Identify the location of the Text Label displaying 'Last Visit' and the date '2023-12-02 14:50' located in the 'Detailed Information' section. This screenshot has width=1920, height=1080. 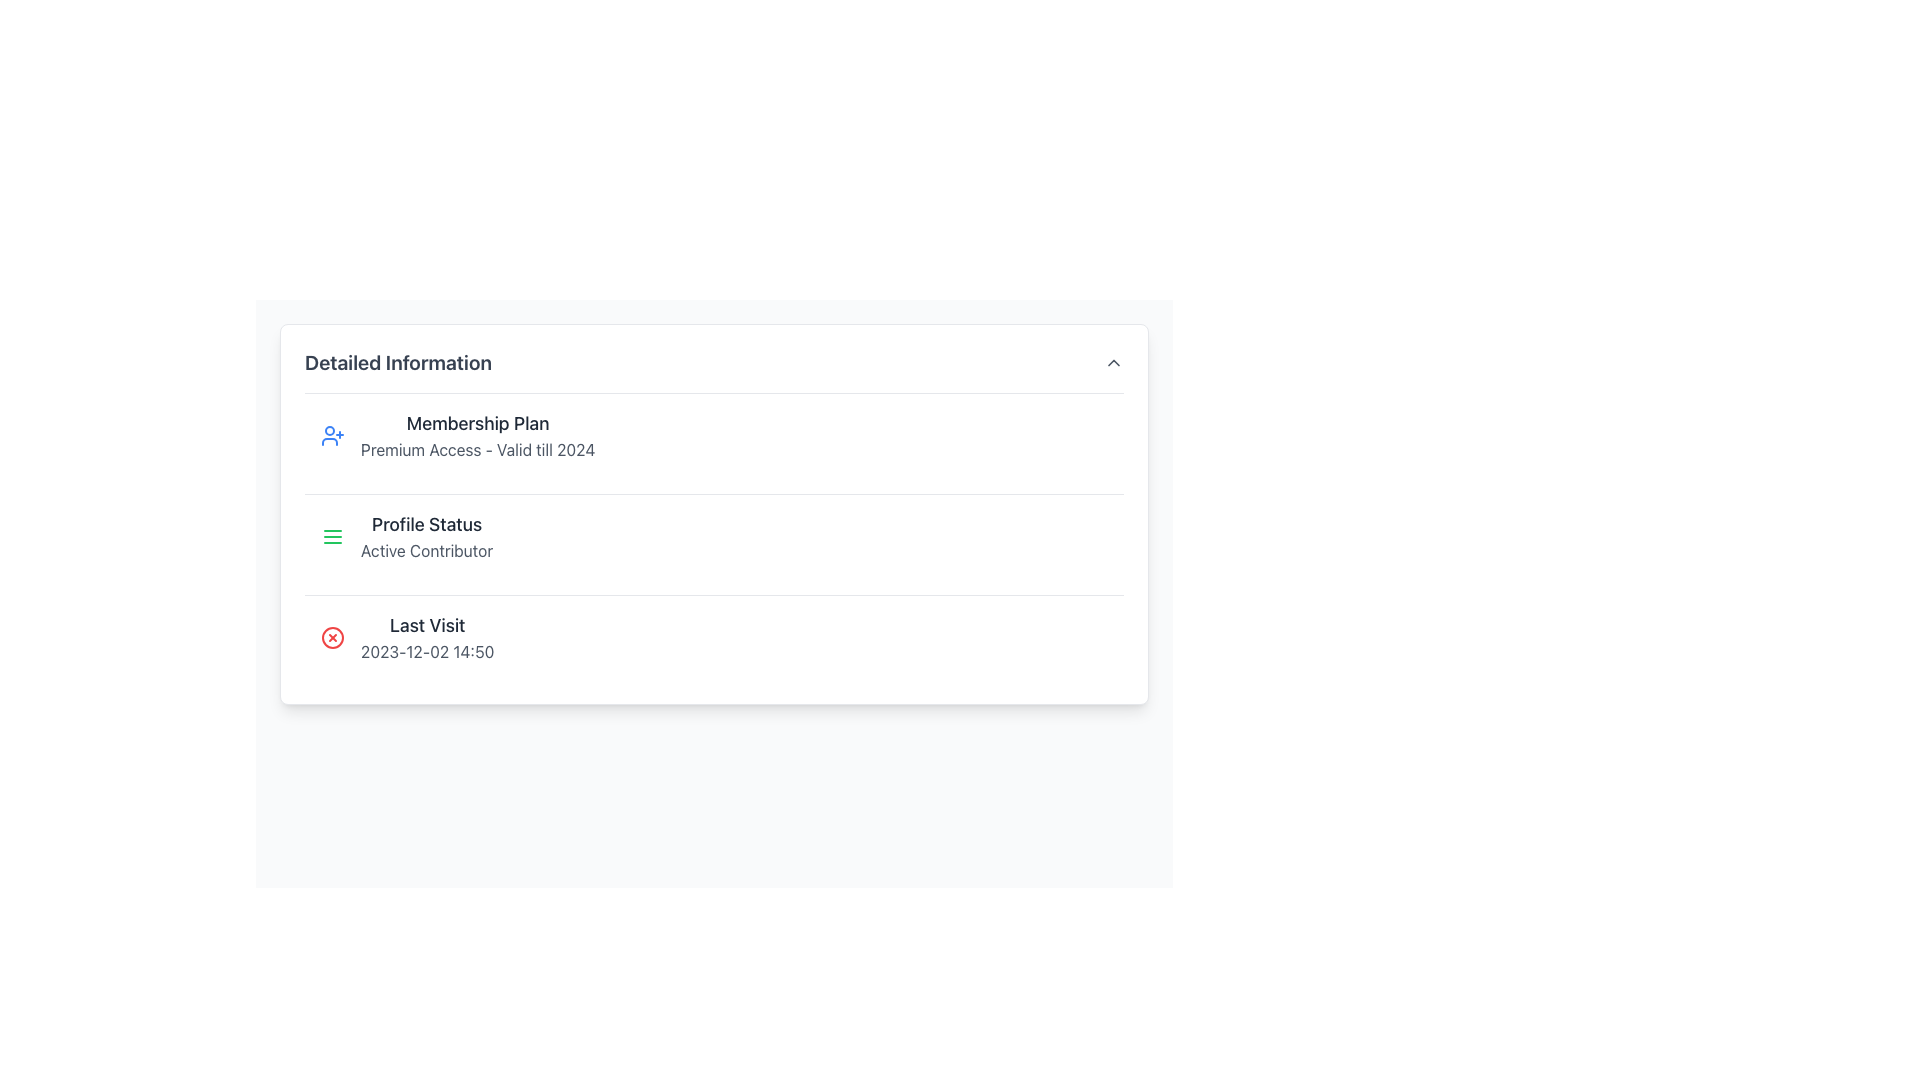
(426, 637).